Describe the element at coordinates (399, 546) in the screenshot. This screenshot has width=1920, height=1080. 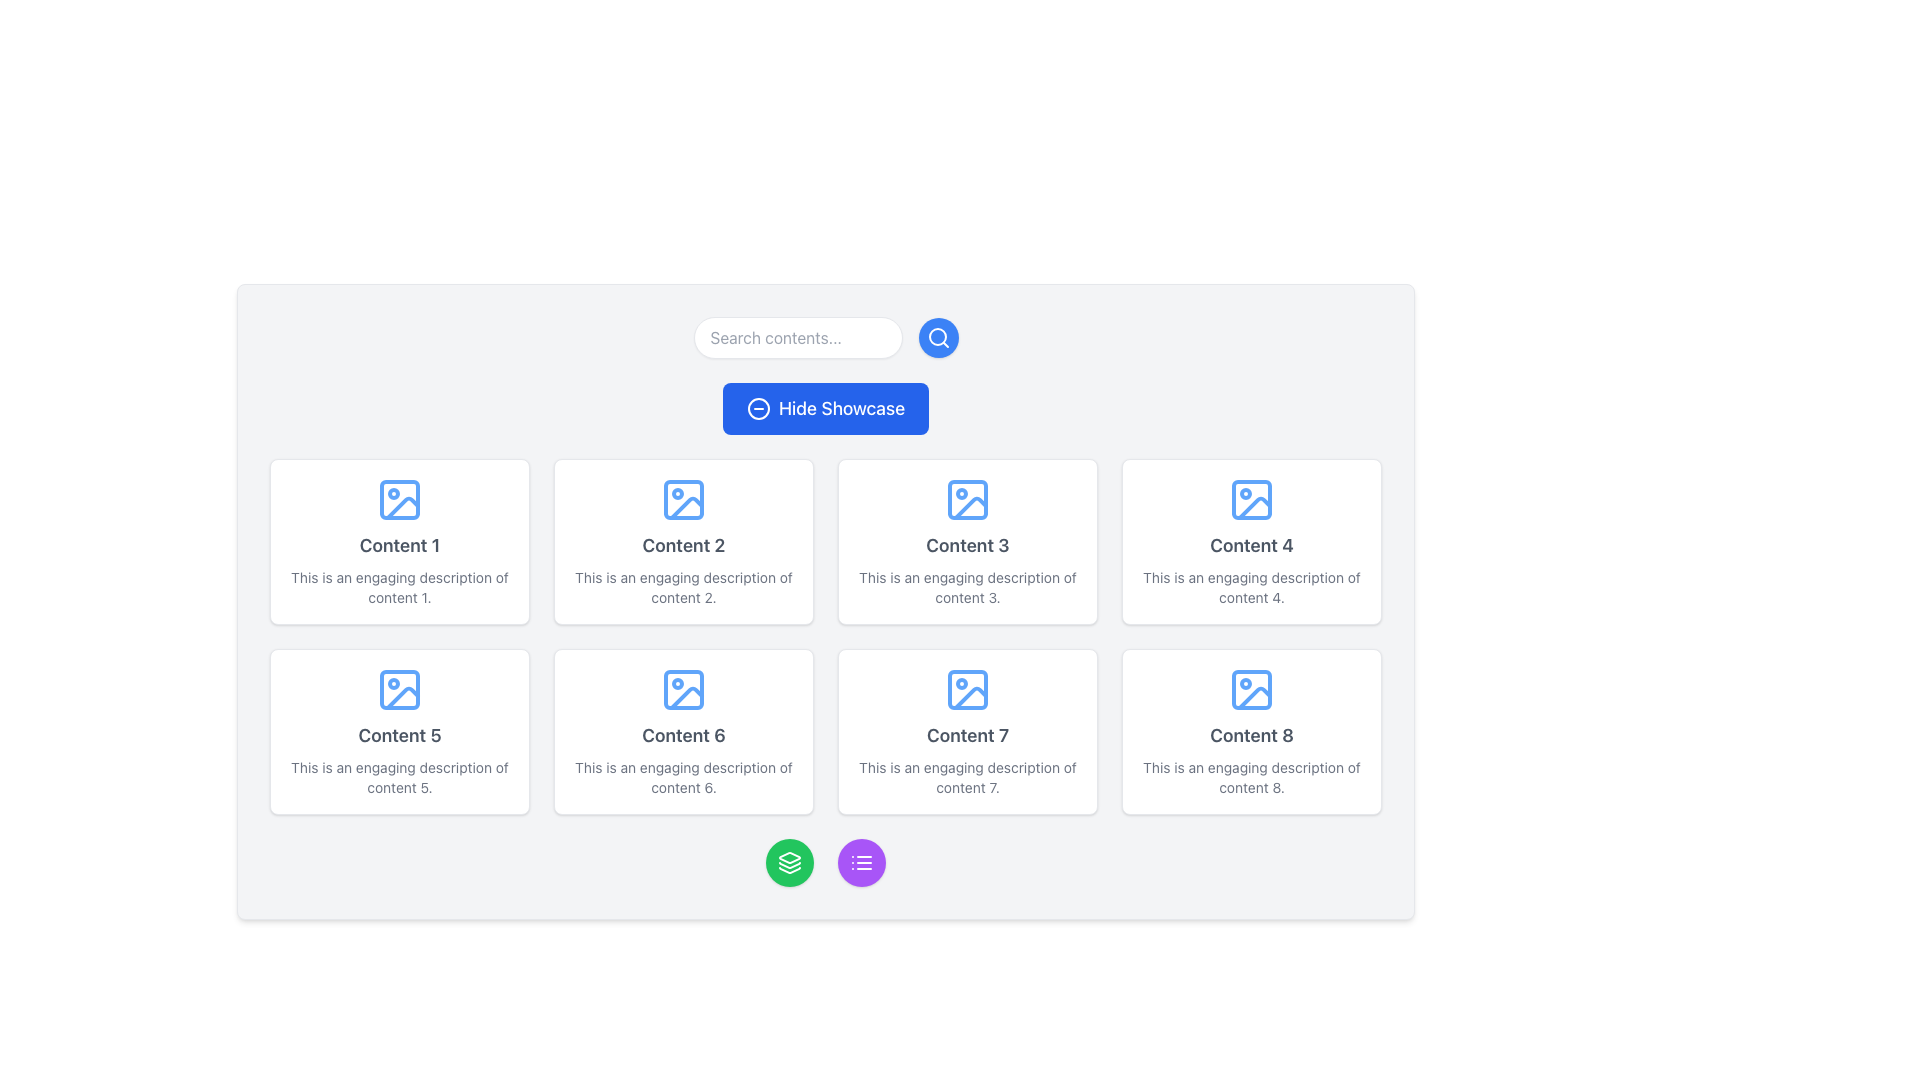
I see `text from the label displaying 'Content 1', which is styled with a large semibold gray font, located in the grid layout below an image icon` at that location.